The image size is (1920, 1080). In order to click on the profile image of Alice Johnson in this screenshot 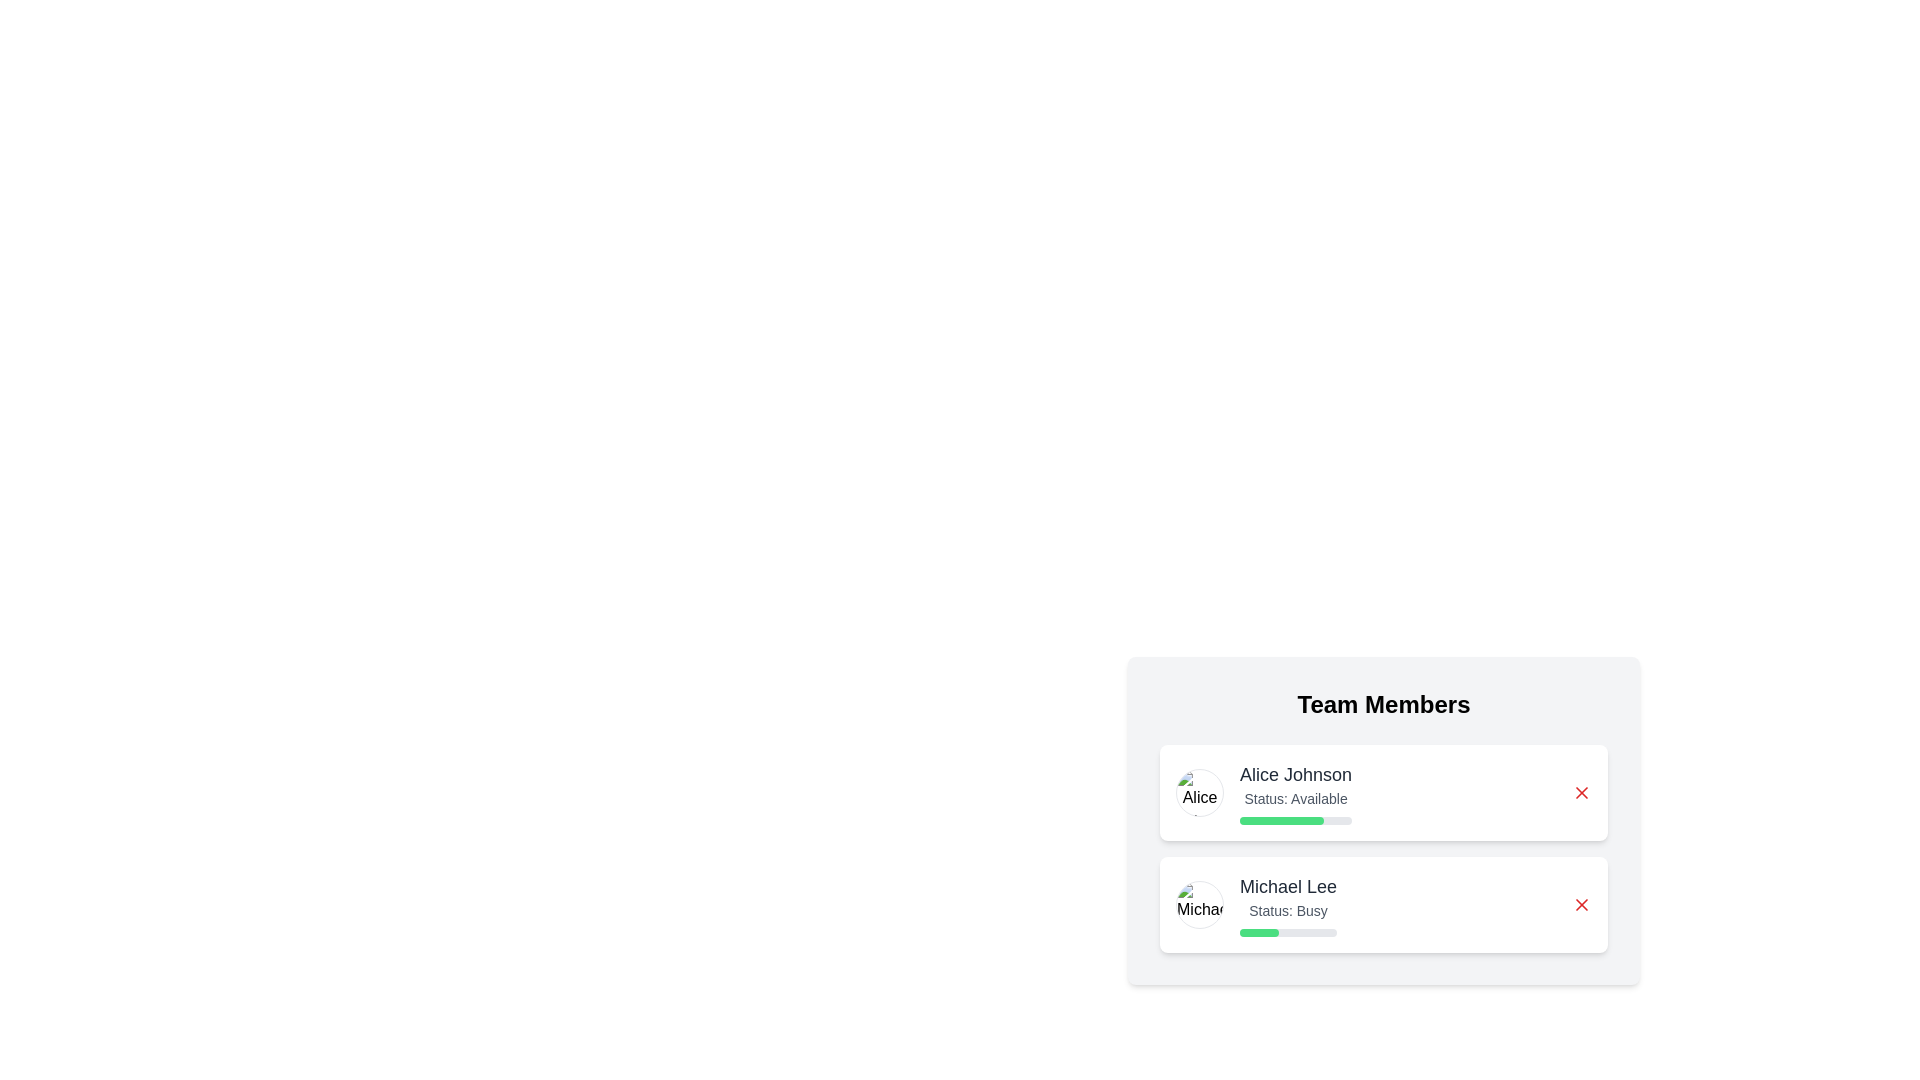, I will do `click(1200, 792)`.